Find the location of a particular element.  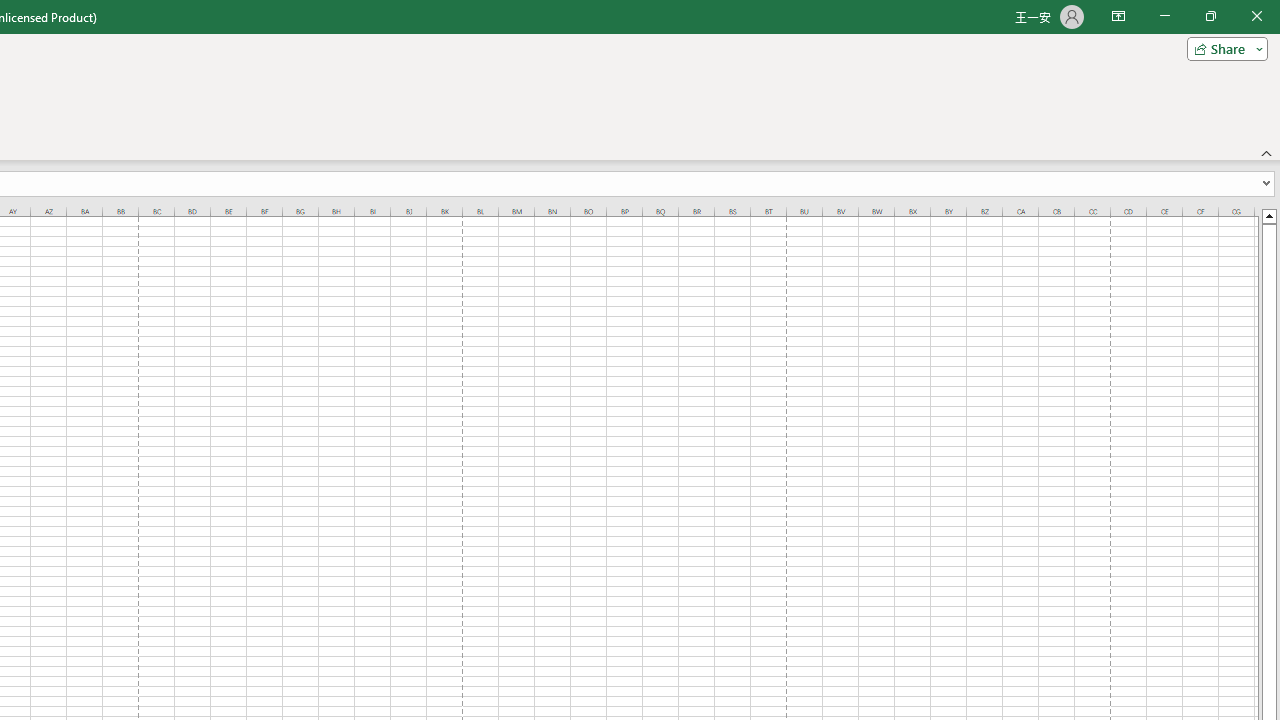

'Ribbon Display Options' is located at coordinates (1117, 16).